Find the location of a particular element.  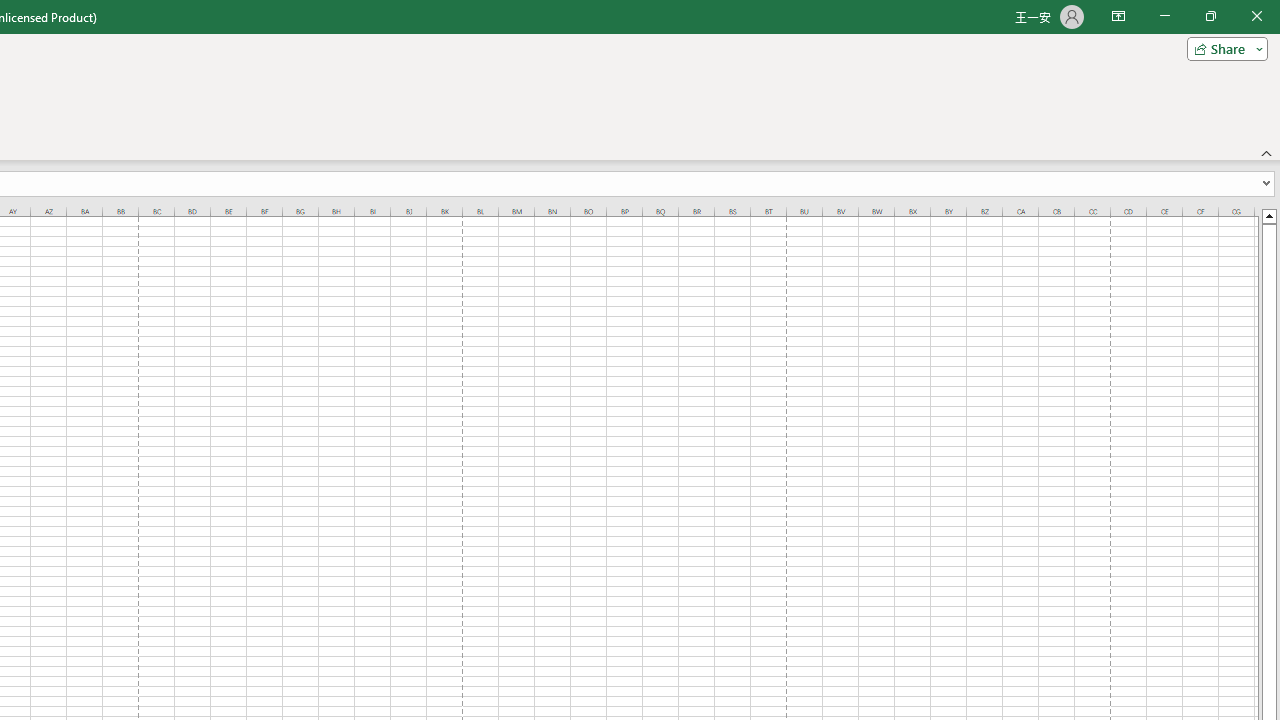

'Ribbon Display Options' is located at coordinates (1117, 16).